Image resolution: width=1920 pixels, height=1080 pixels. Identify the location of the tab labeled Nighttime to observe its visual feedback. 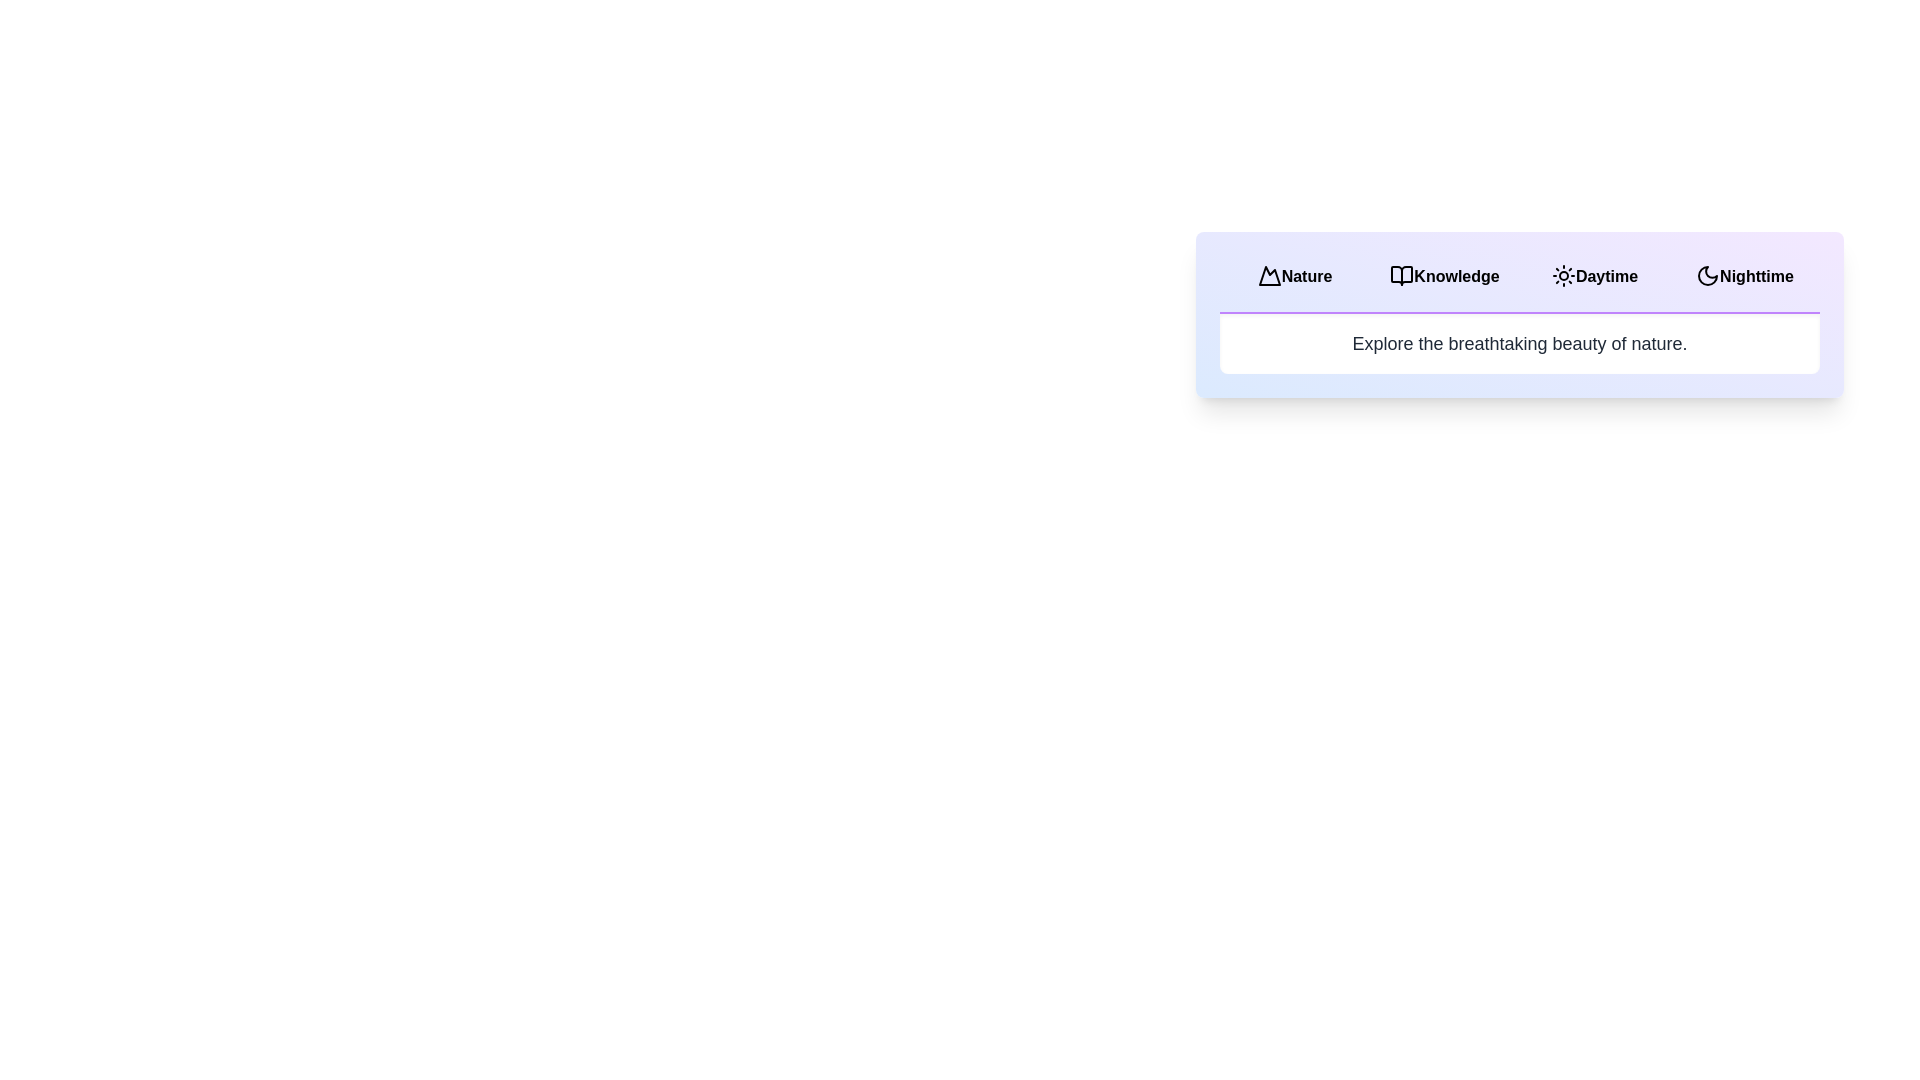
(1744, 277).